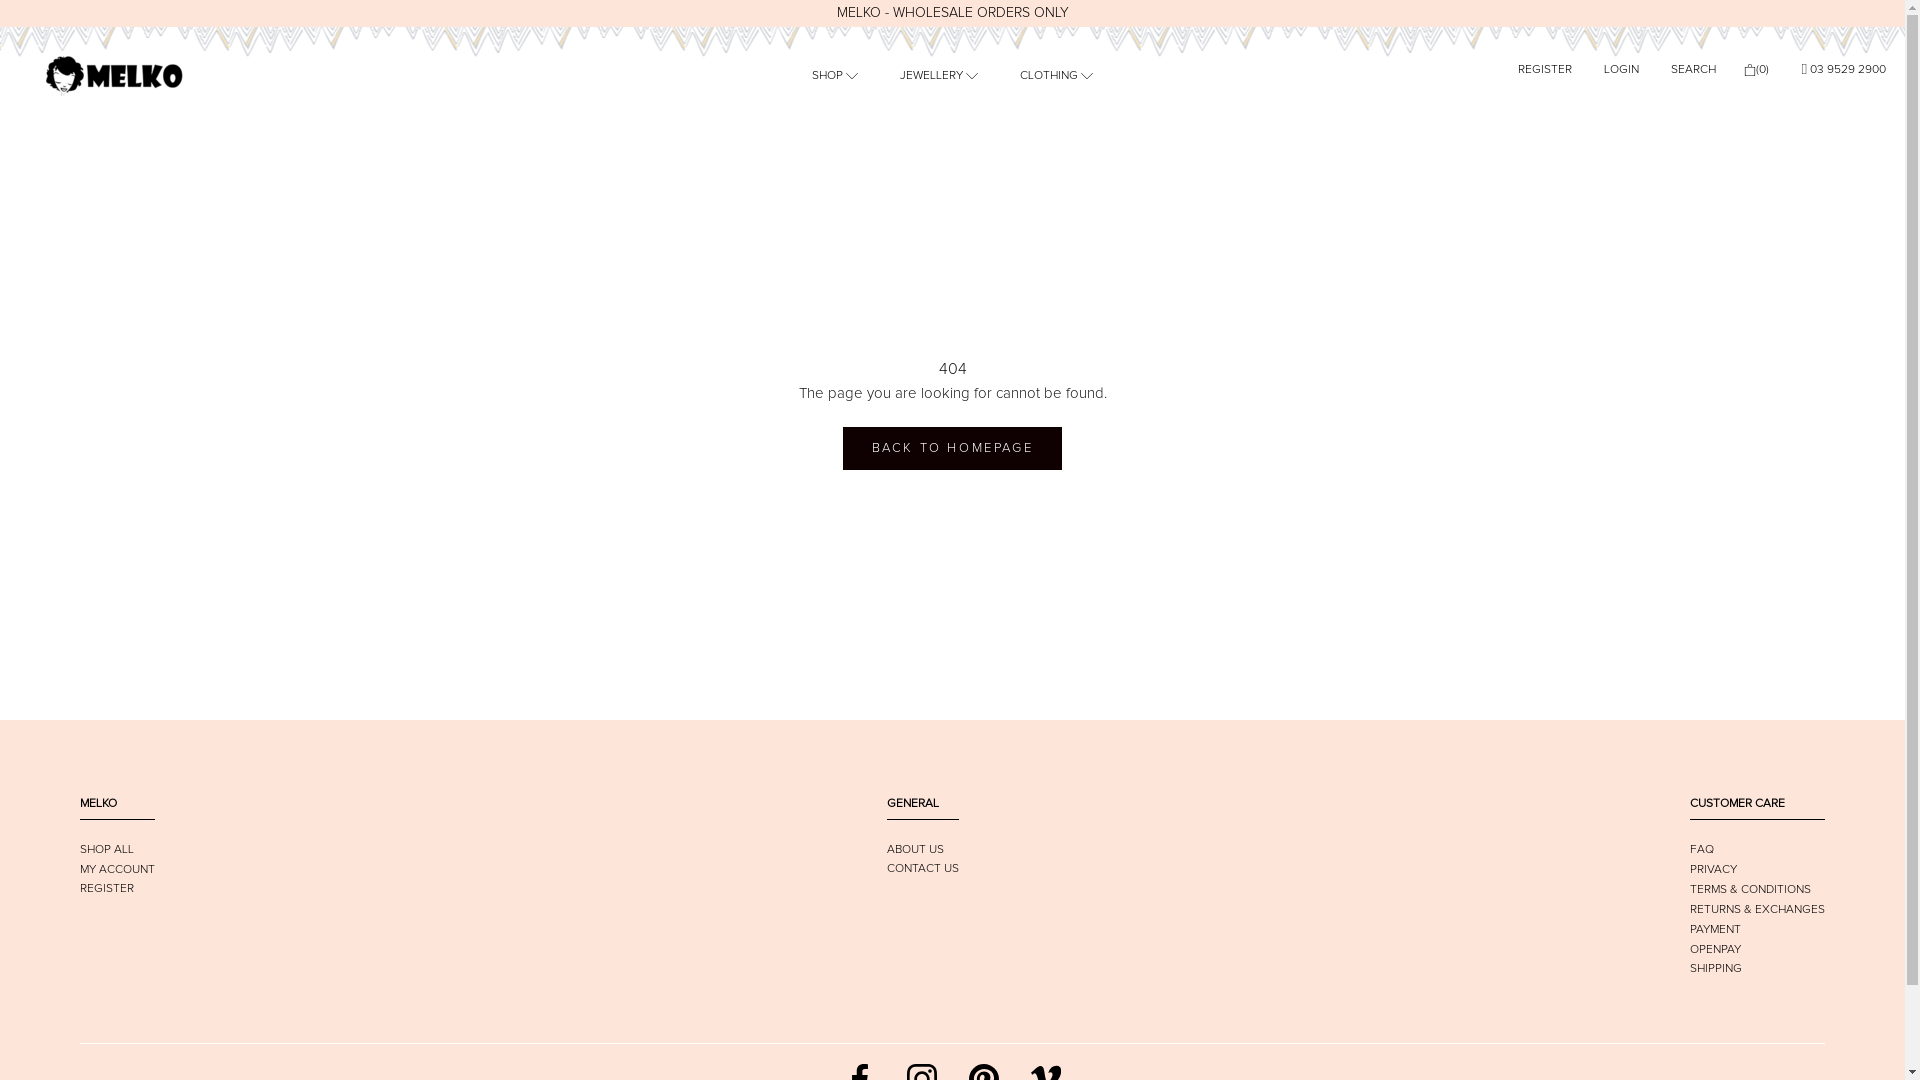 Image resolution: width=1920 pixels, height=1080 pixels. I want to click on '(0)', so click(1755, 68).